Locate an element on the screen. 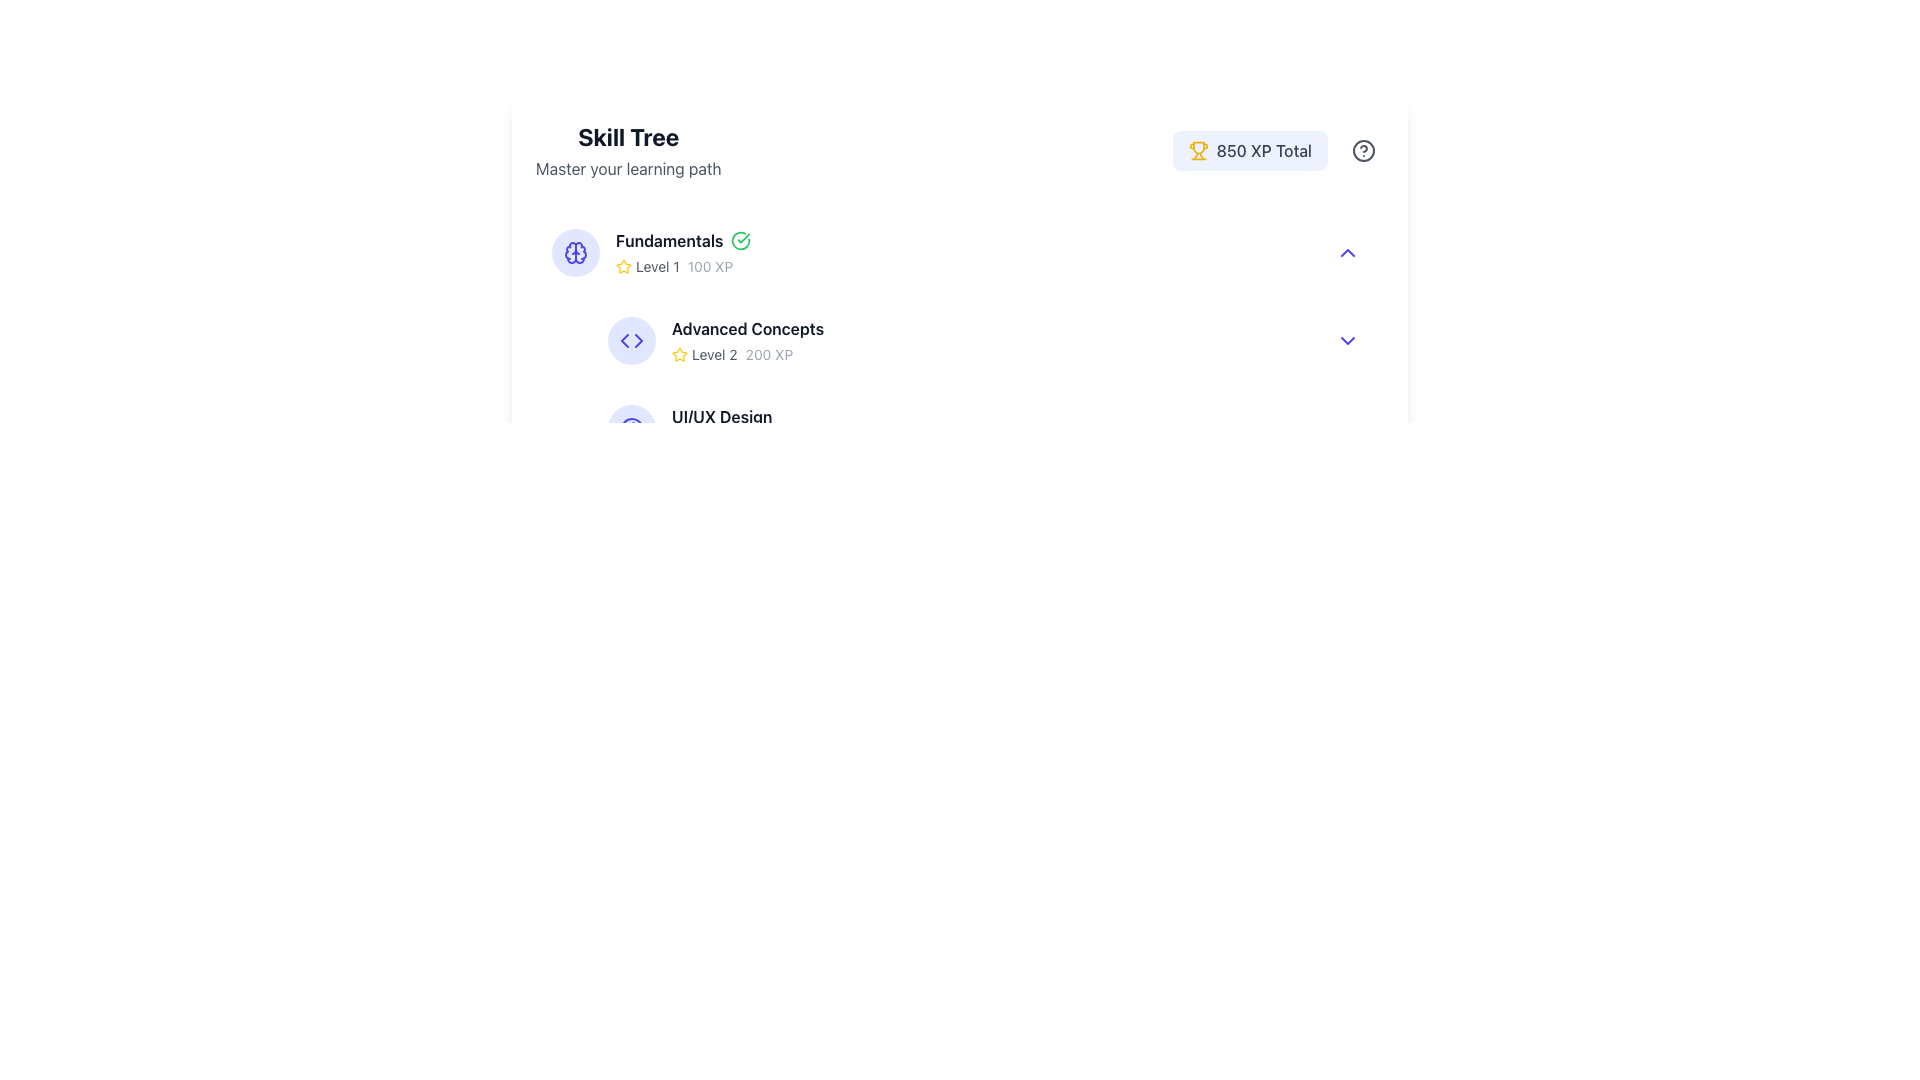 The height and width of the screenshot is (1080, 1920). the interactive graphic arrow located on the right side of the pair of arrows in the skill tree interface is located at coordinates (637, 339).